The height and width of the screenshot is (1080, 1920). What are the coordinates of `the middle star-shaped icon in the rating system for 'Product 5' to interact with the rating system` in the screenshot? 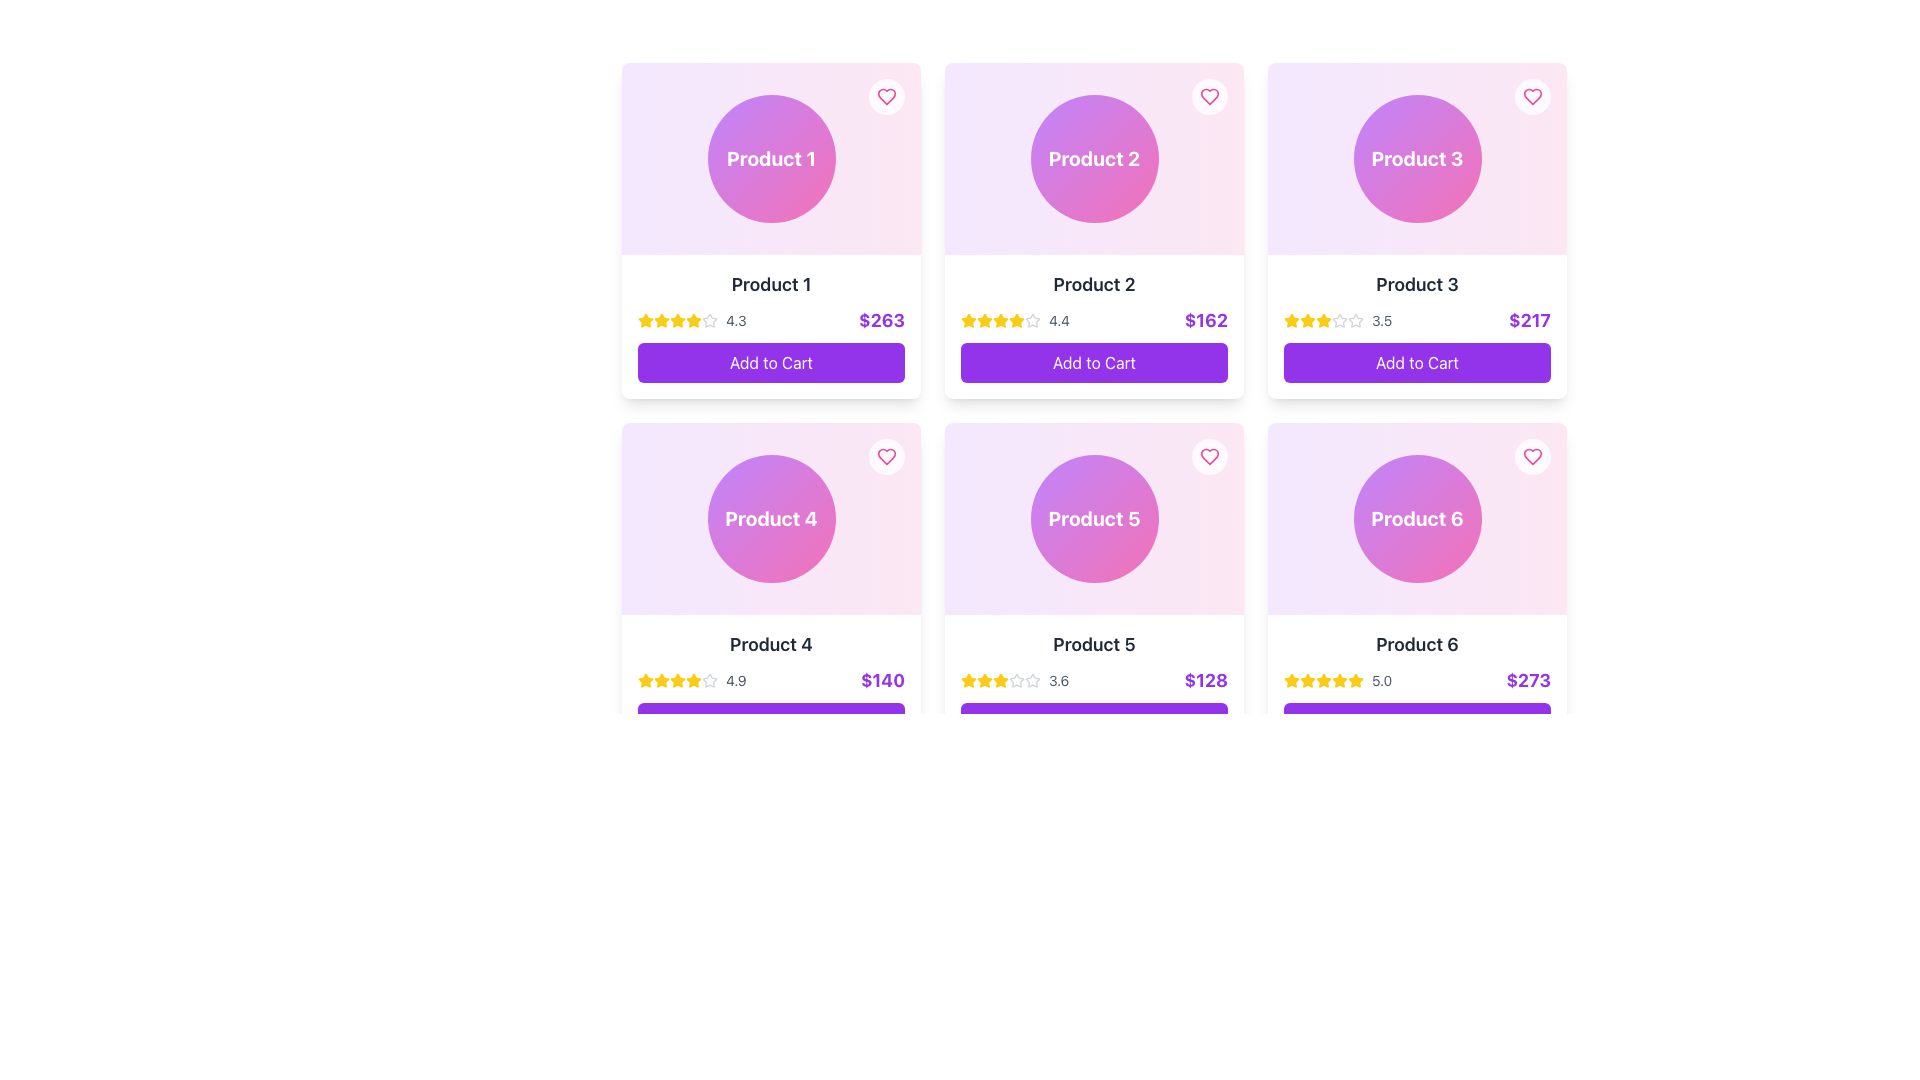 It's located at (984, 680).